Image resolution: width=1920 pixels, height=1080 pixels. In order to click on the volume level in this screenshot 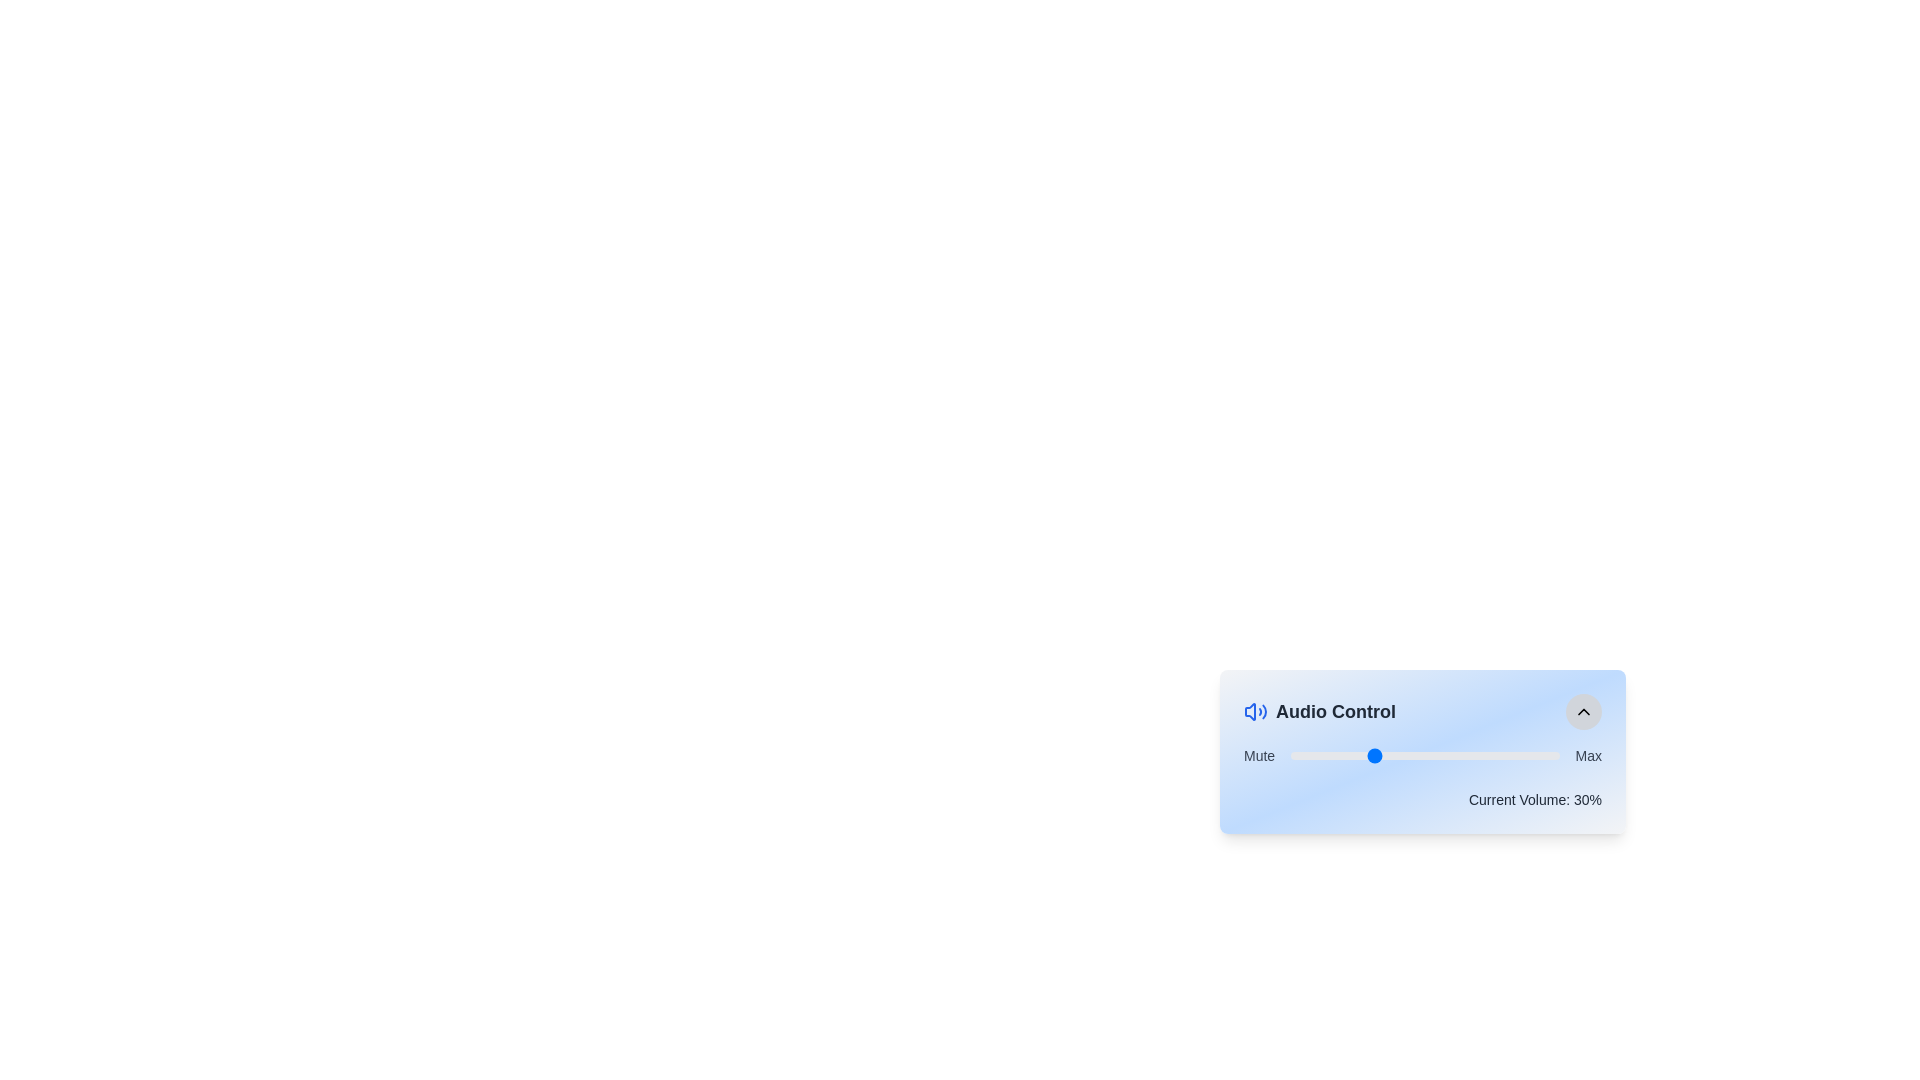, I will do `click(1339, 756)`.